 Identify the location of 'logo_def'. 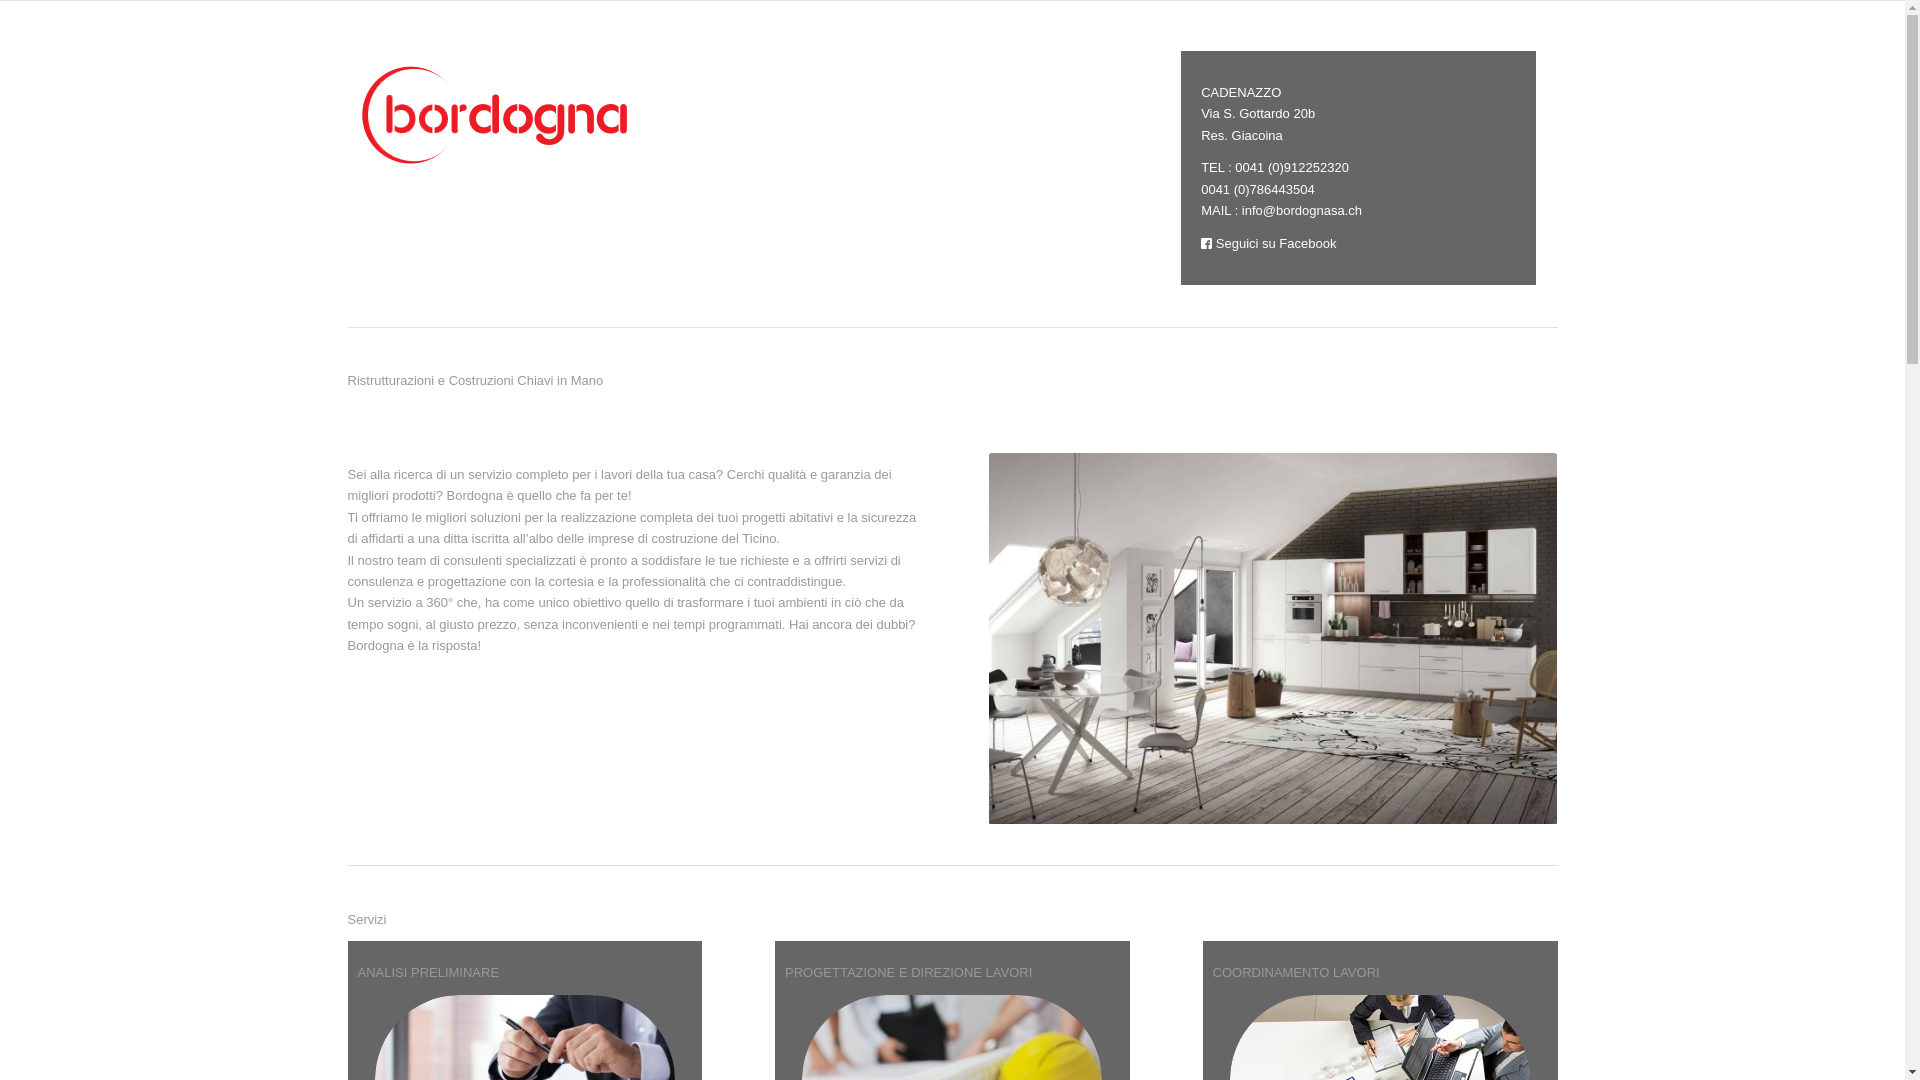
(498, 114).